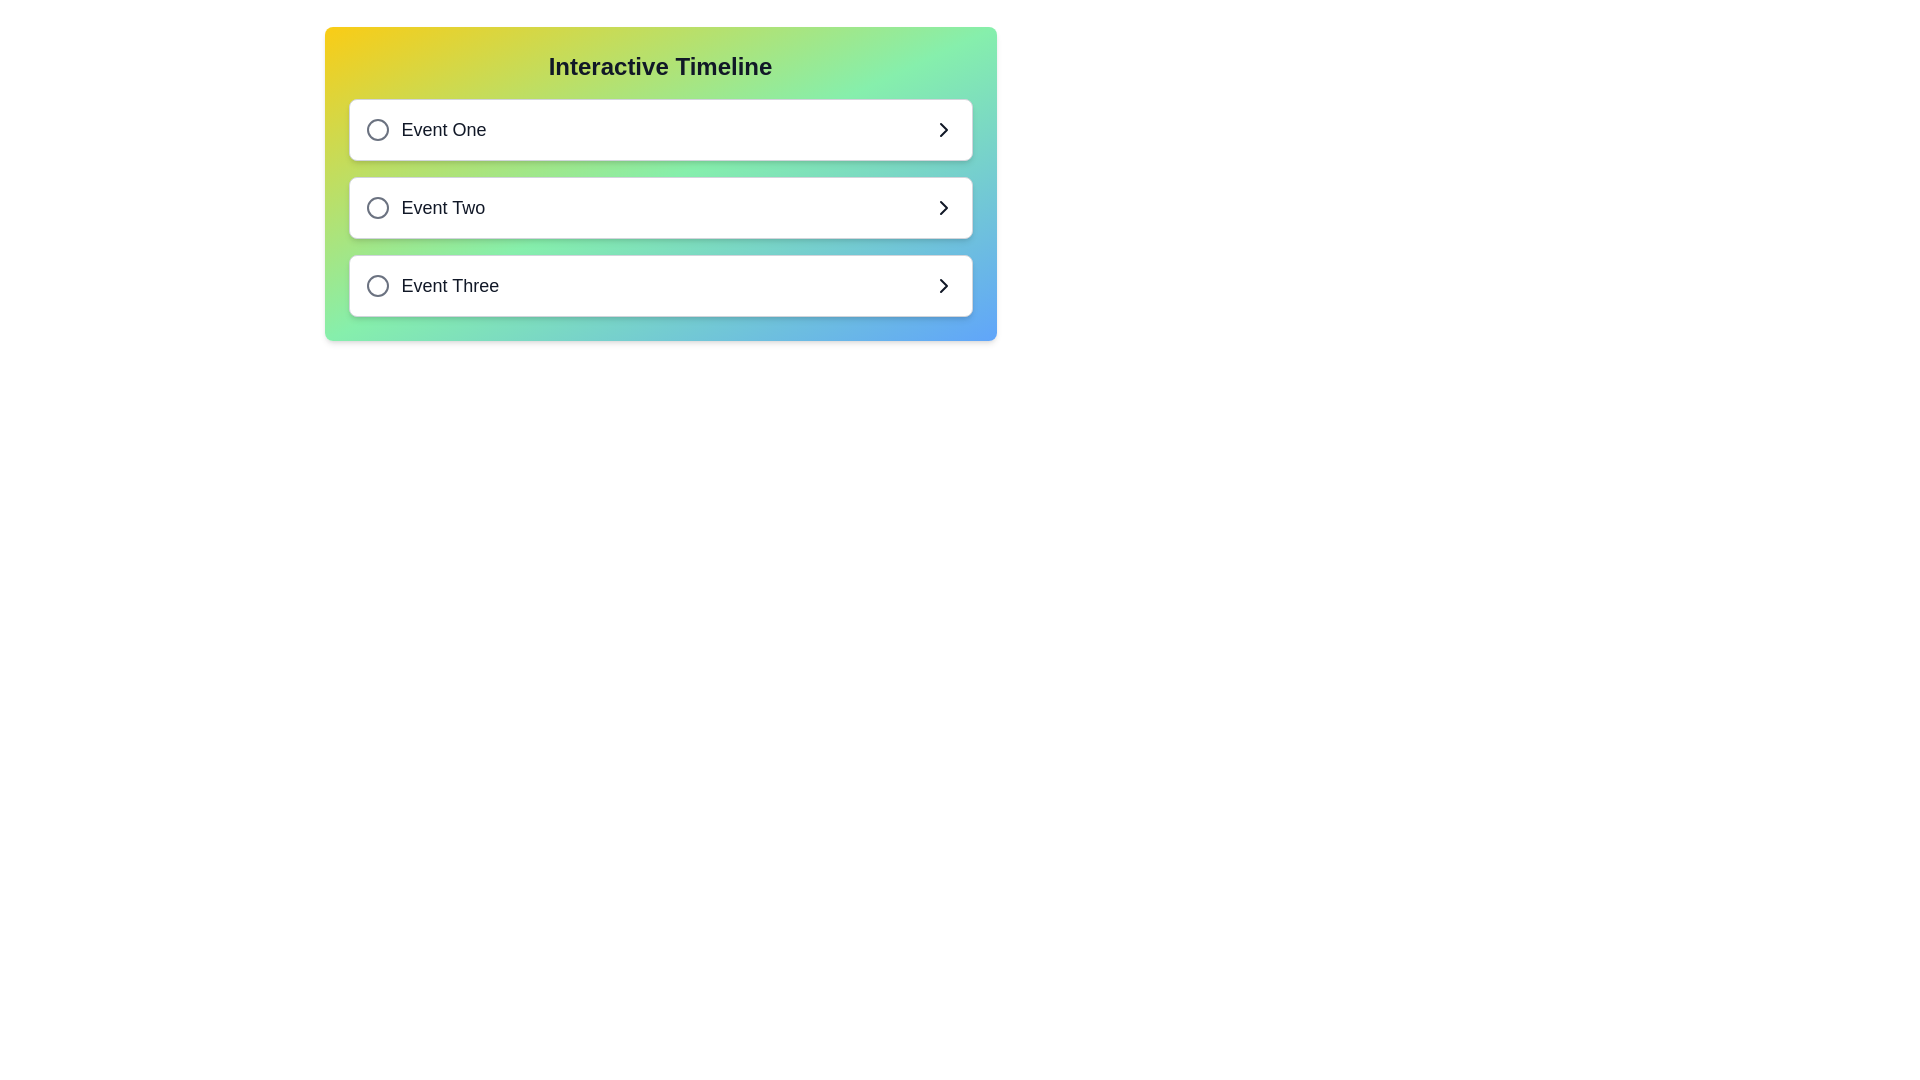  Describe the element at coordinates (377, 208) in the screenshot. I see `the grey-stroke circle positioned between 'Event One' and 'Event Three' in the vertically-stacked list of circles` at that location.